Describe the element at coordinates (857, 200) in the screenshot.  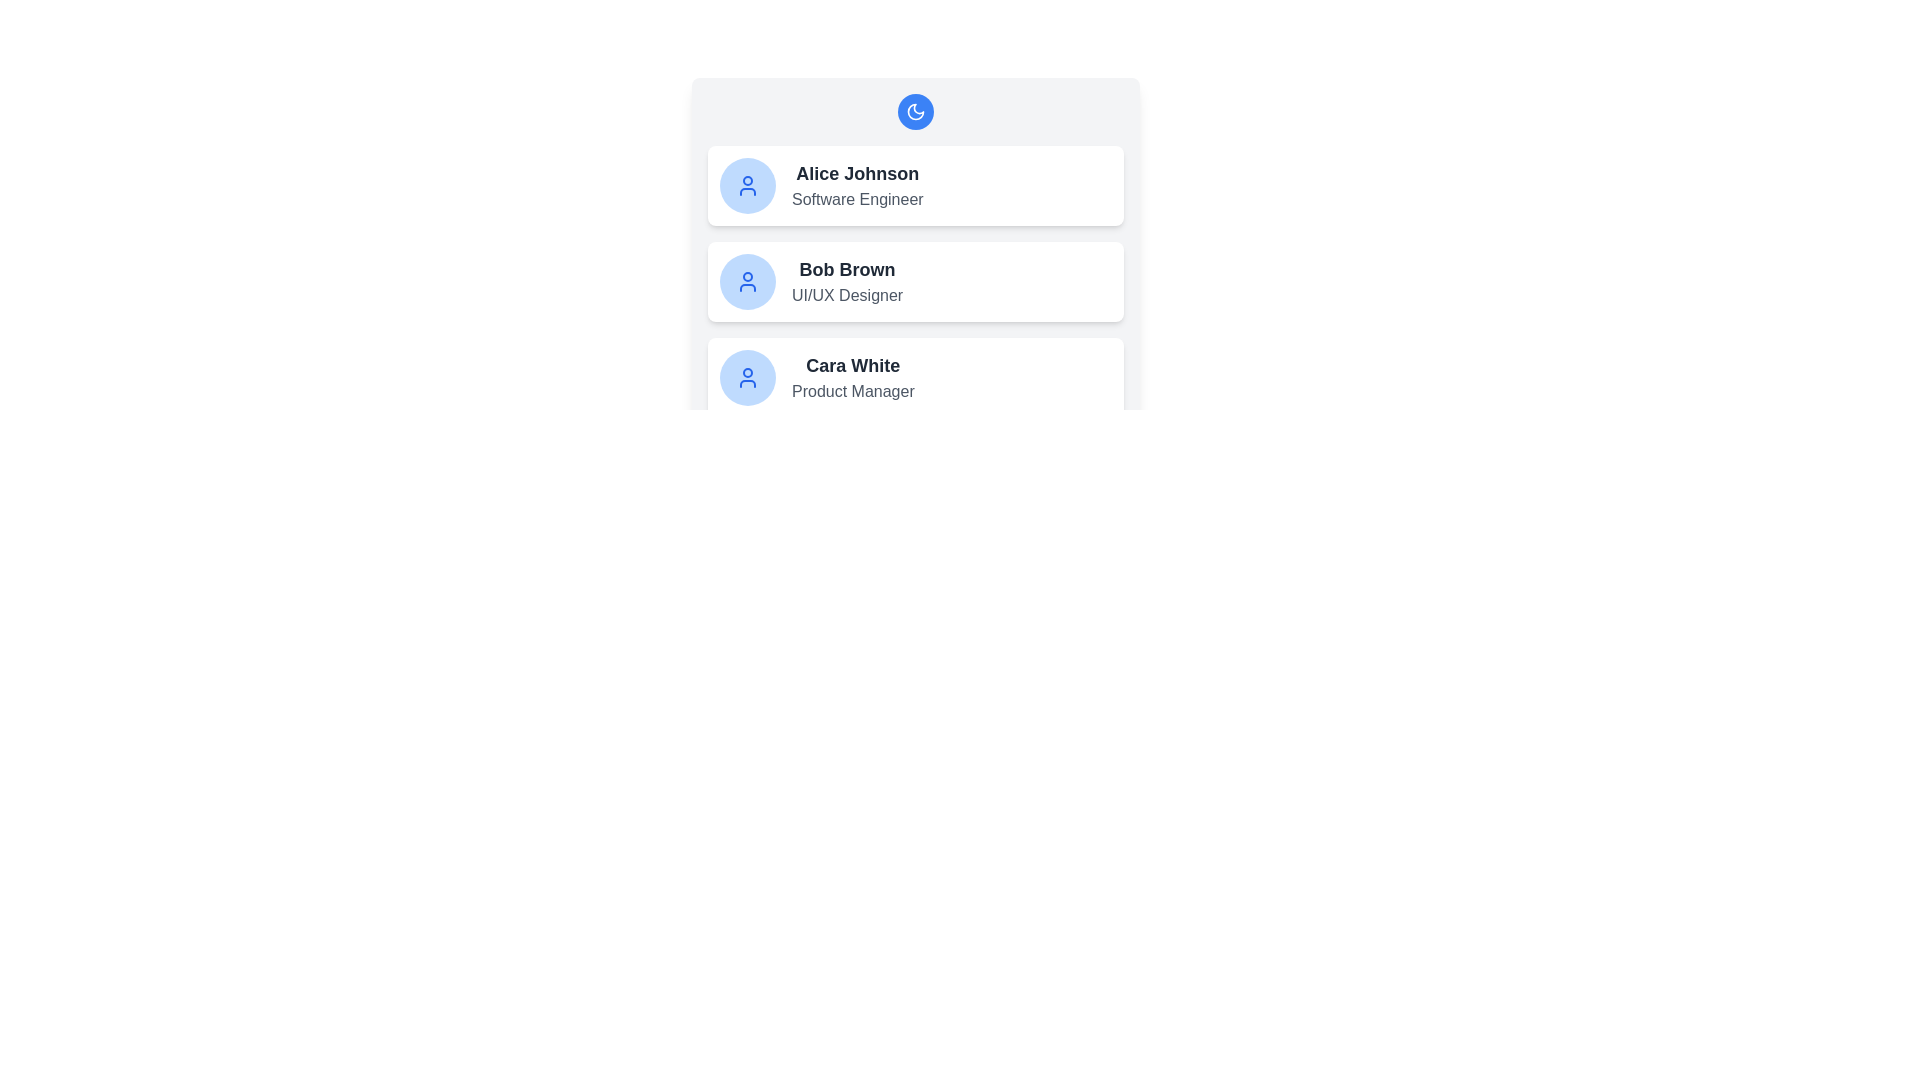
I see `the text element displaying the job title 'Software Engineer' associated with 'Alice Johnson', which is located beneath the name within the card` at that location.